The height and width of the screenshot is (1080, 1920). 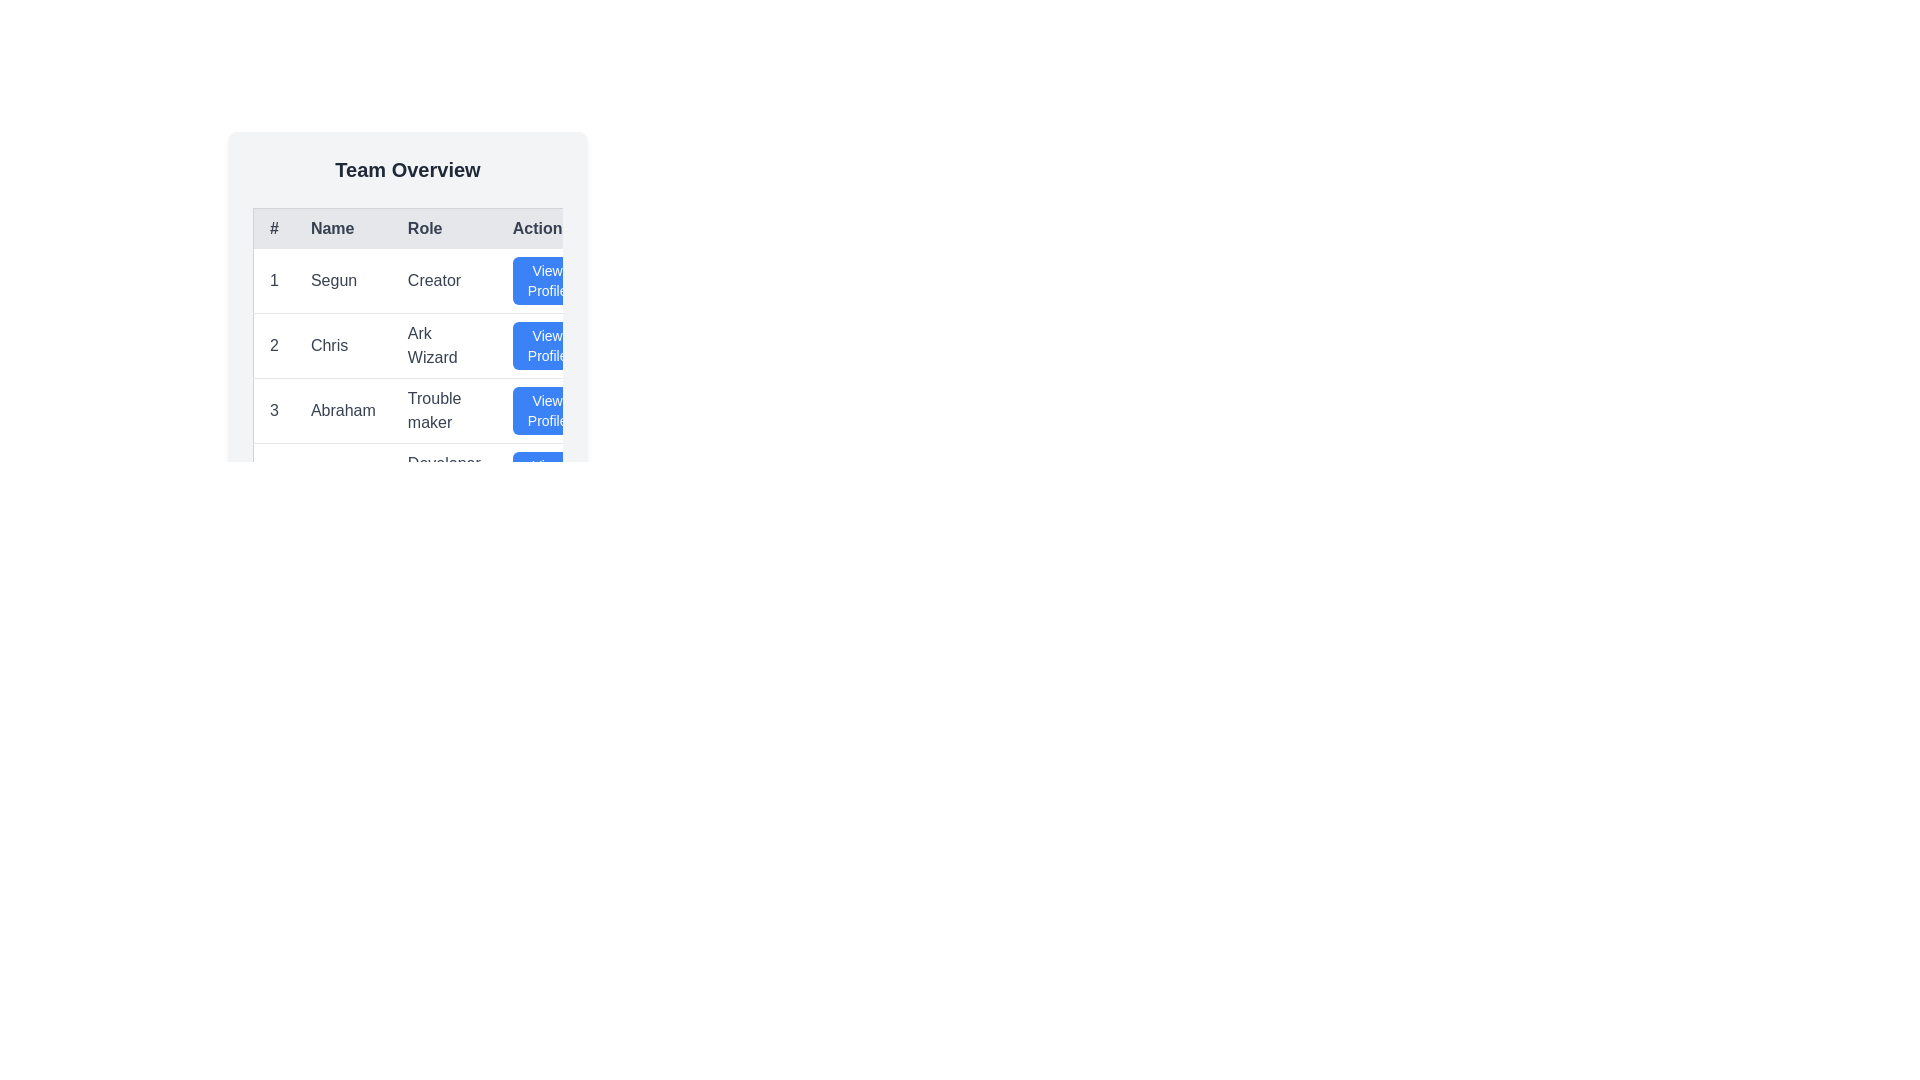 What do you see at coordinates (556, 410) in the screenshot?
I see `the button labeled 'Trouble maker' in the 'Action' column` at bounding box center [556, 410].